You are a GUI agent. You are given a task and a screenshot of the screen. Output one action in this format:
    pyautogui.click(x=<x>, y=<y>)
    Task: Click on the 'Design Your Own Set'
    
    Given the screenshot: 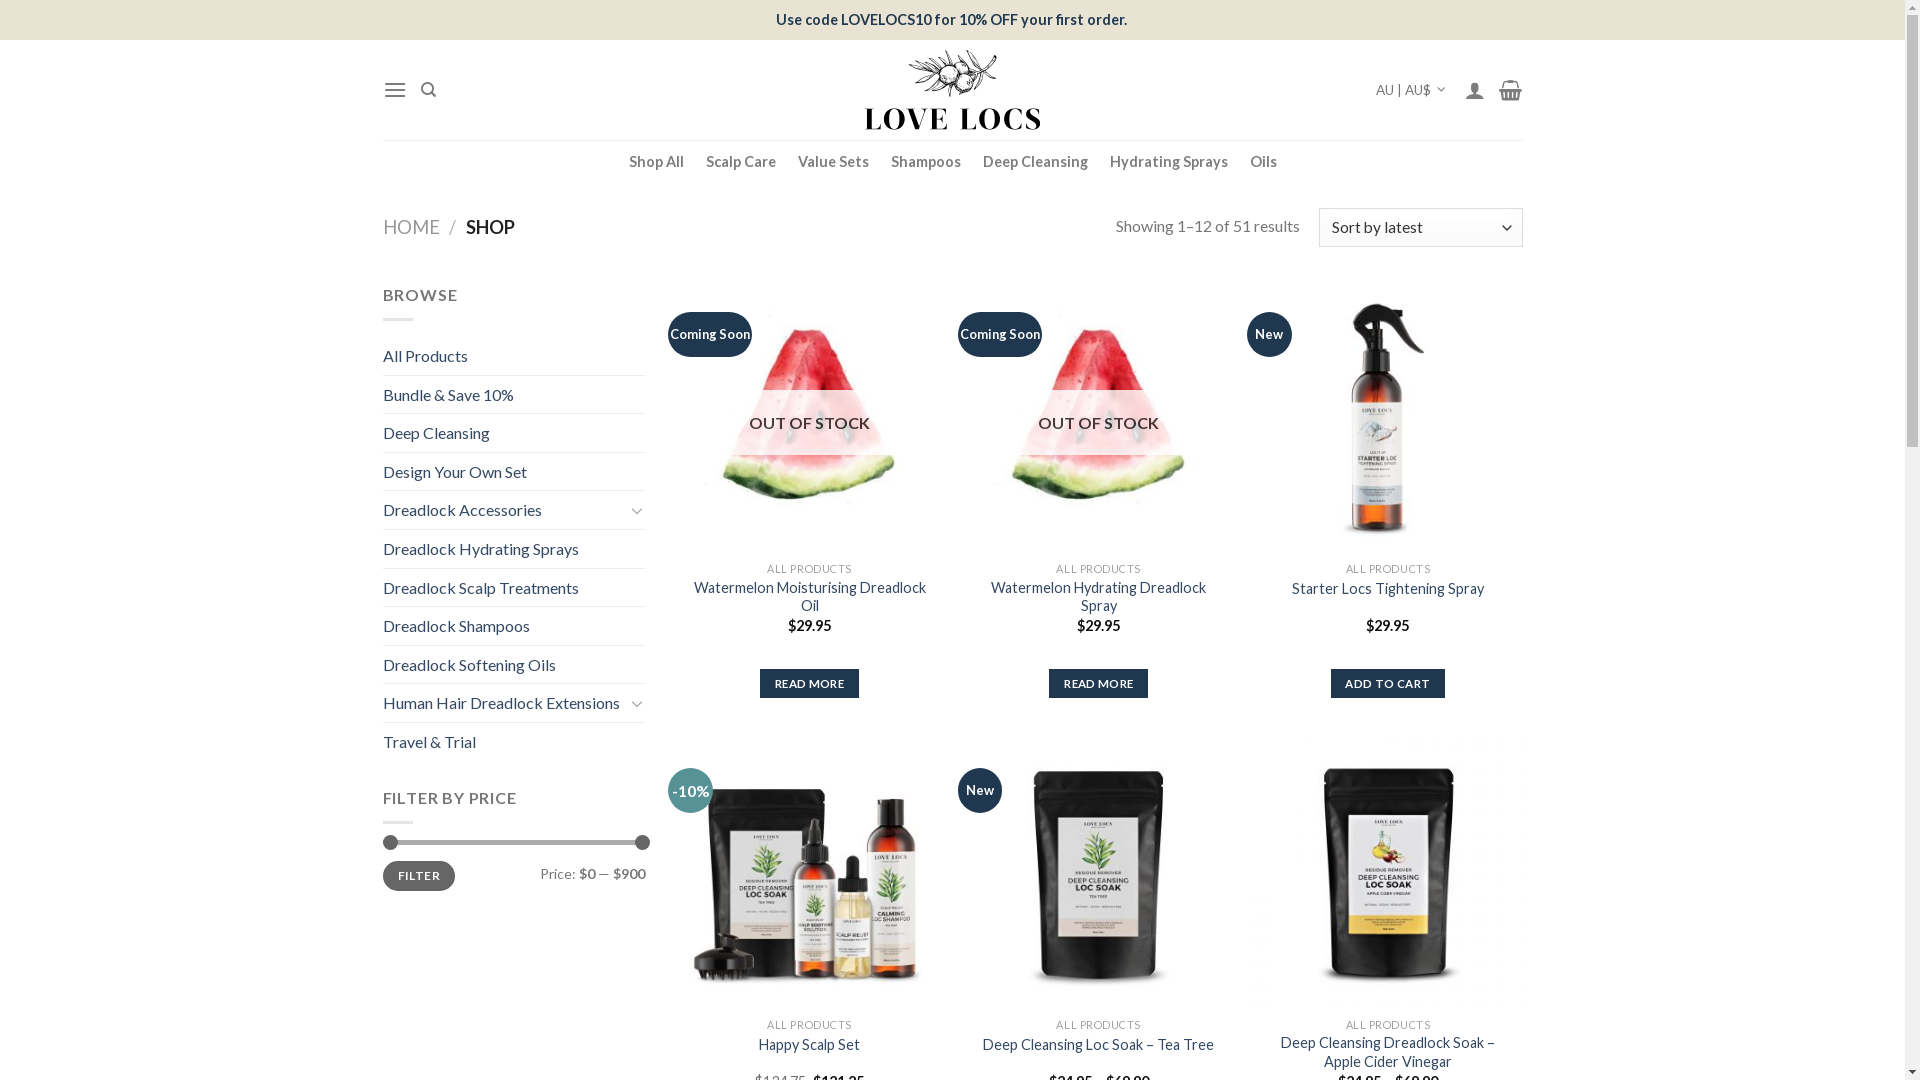 What is the action you would take?
    pyautogui.click(x=382, y=471)
    